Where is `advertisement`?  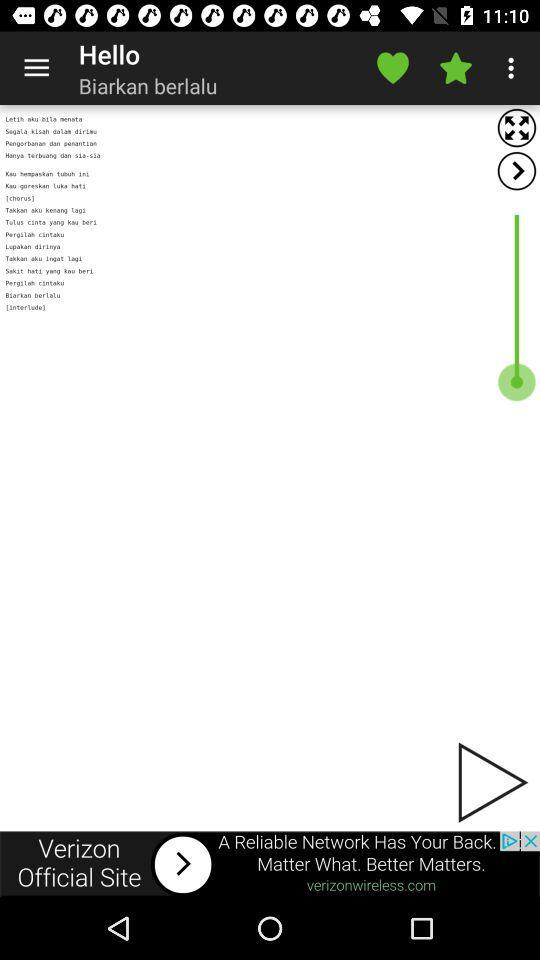 advertisement is located at coordinates (270, 863).